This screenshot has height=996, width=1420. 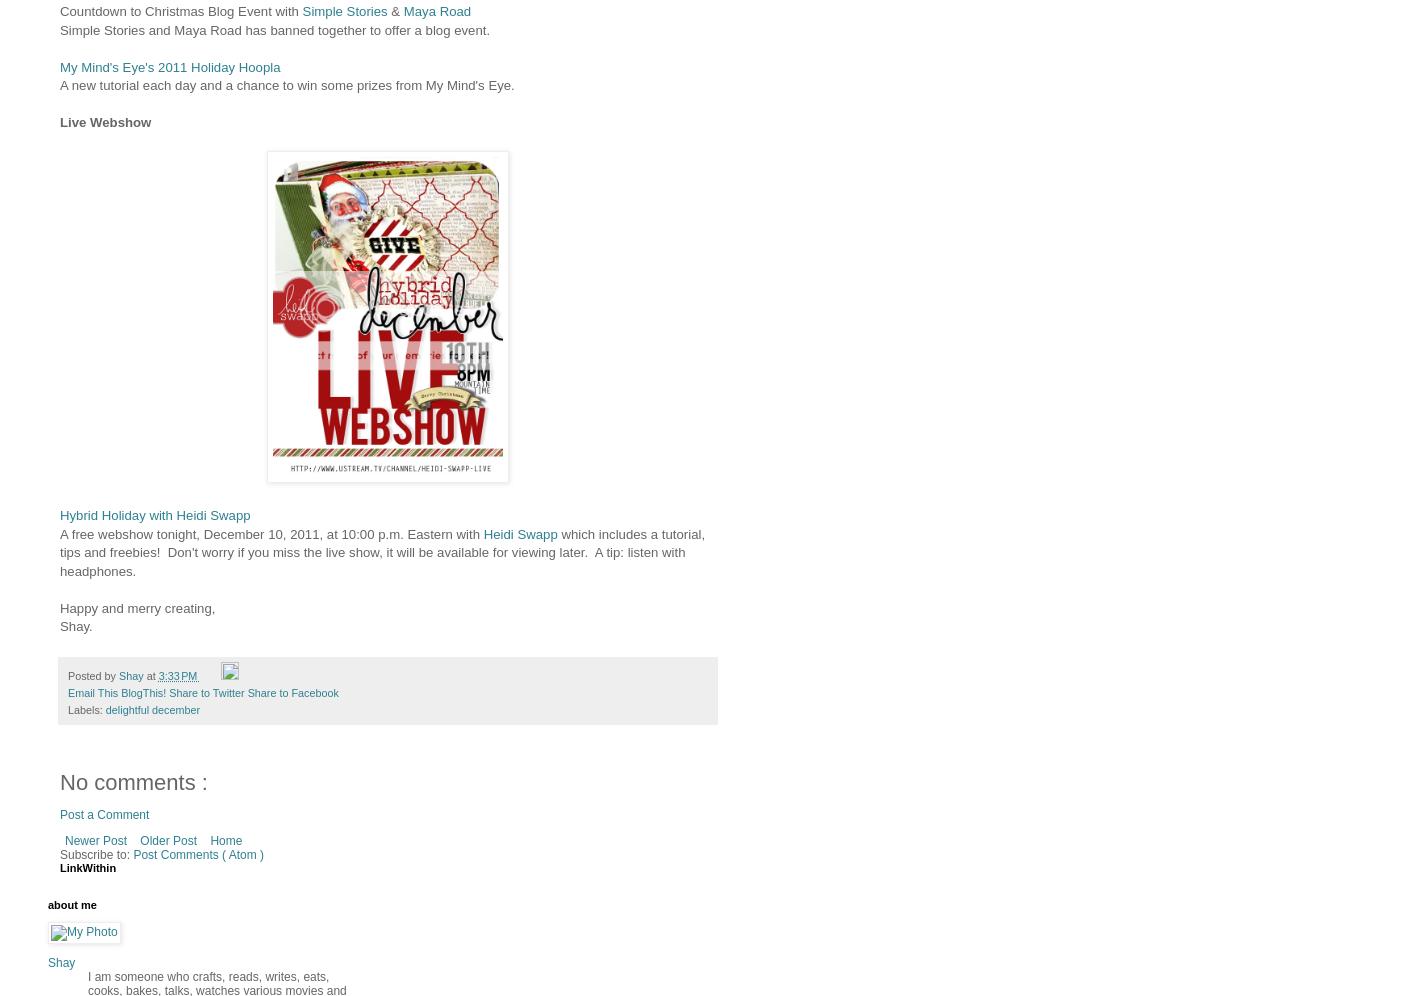 What do you see at coordinates (103, 814) in the screenshot?
I see `'Post a Comment'` at bounding box center [103, 814].